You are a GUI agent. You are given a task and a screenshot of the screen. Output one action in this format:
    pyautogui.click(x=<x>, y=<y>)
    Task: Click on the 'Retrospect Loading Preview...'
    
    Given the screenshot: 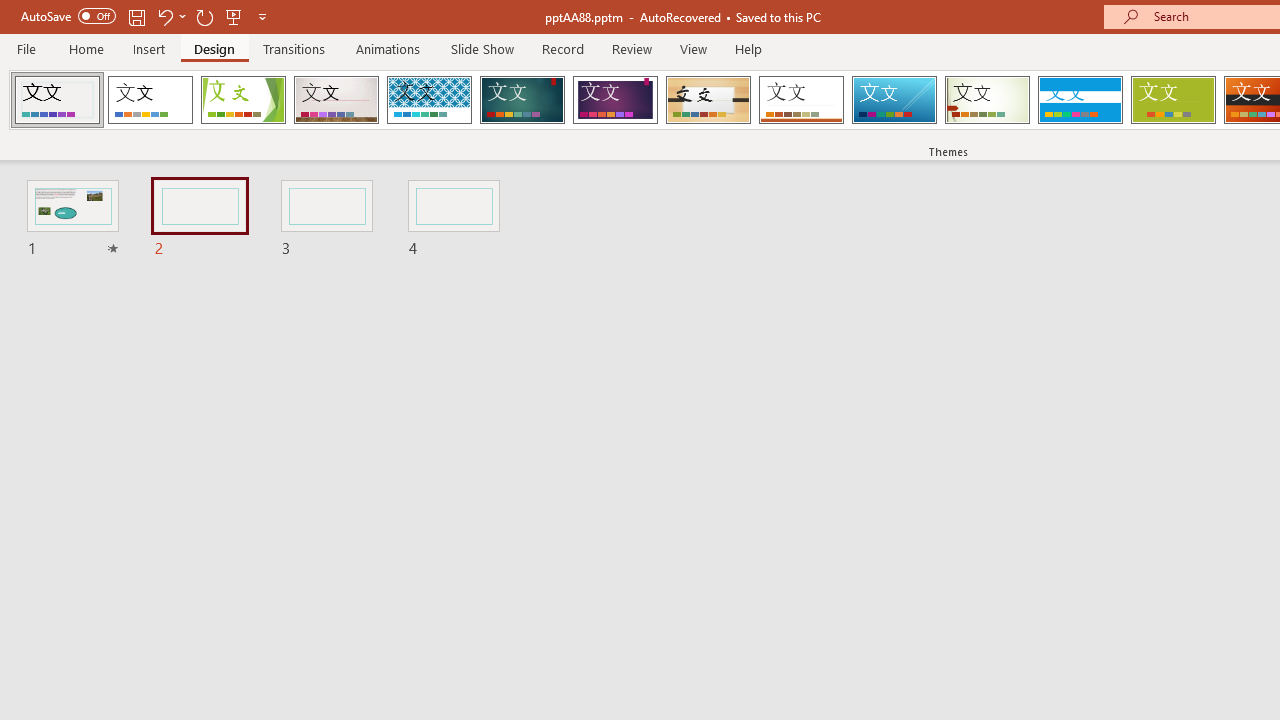 What is the action you would take?
    pyautogui.click(x=801, y=100)
    